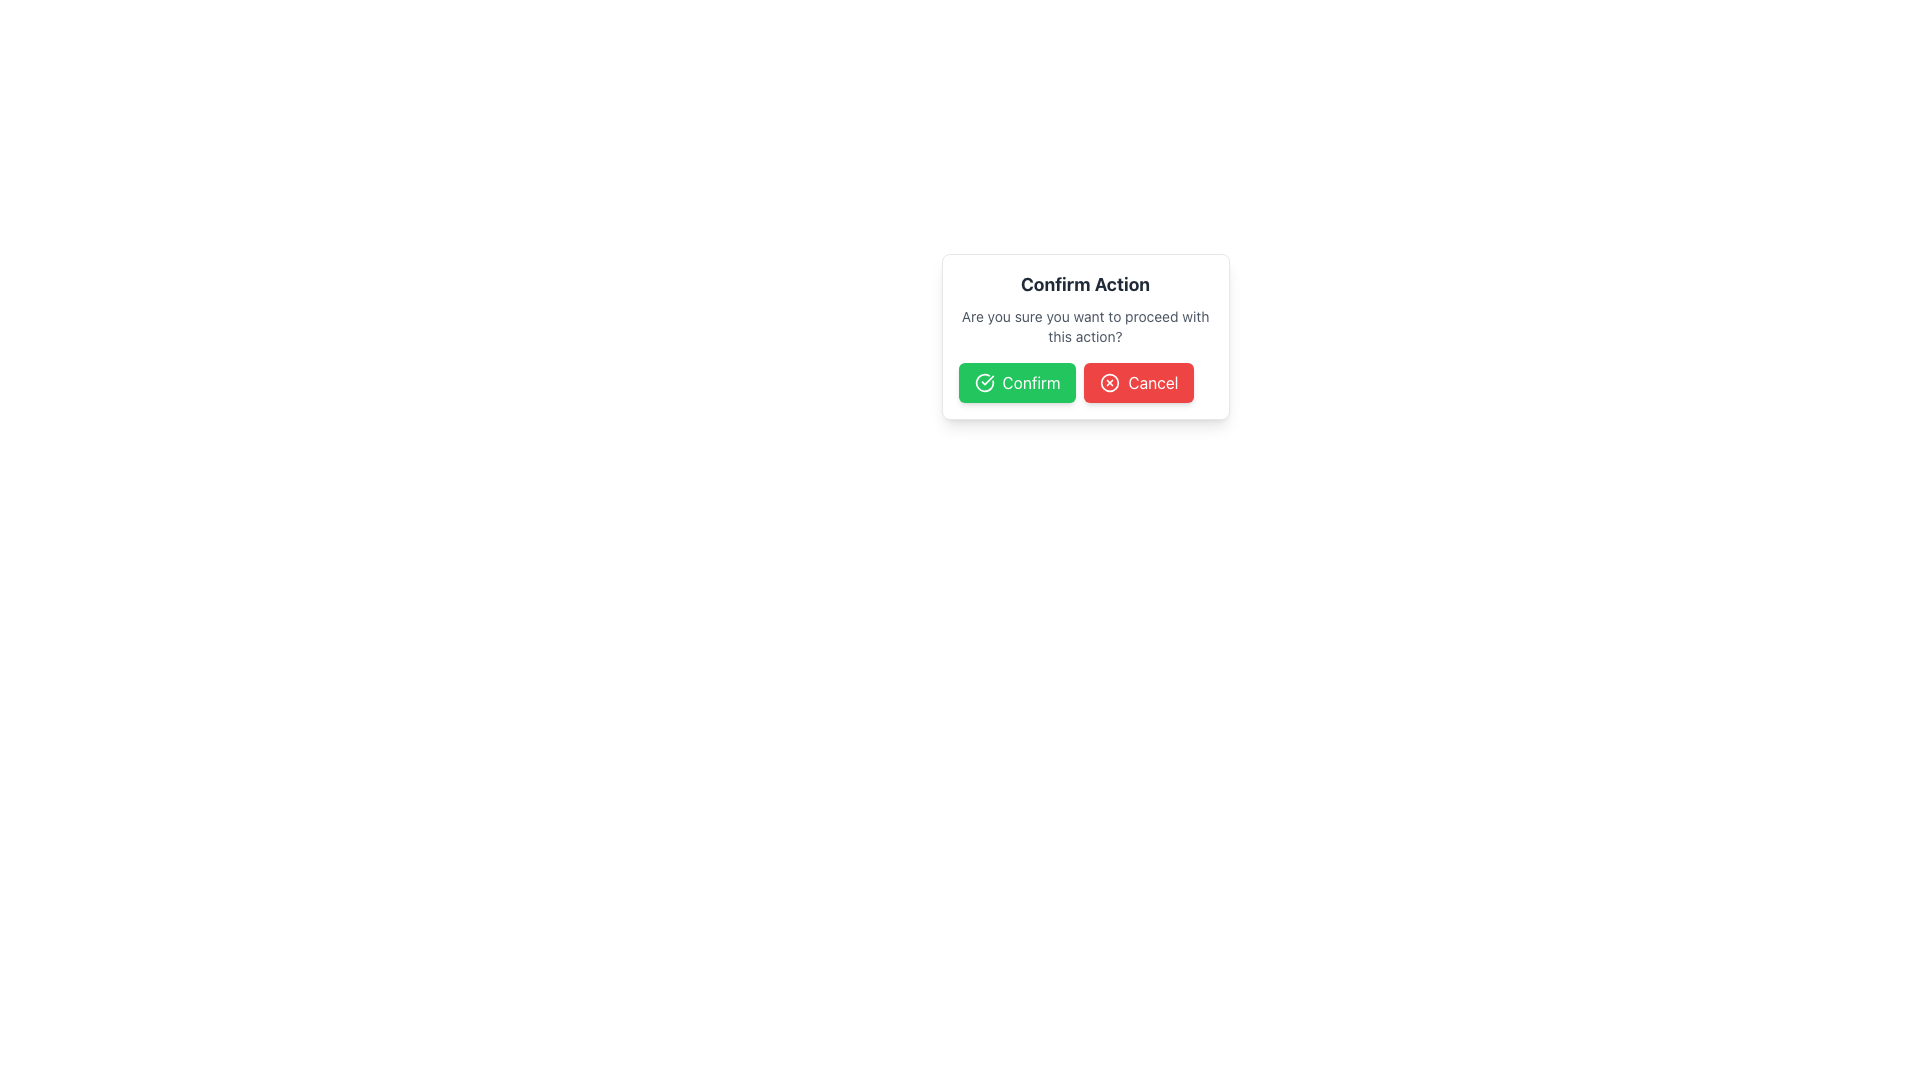 The image size is (1920, 1080). What do you see at coordinates (984, 382) in the screenshot?
I see `the circular checkmark icon located within the green 'Confirm' button for visual confirmation` at bounding box center [984, 382].